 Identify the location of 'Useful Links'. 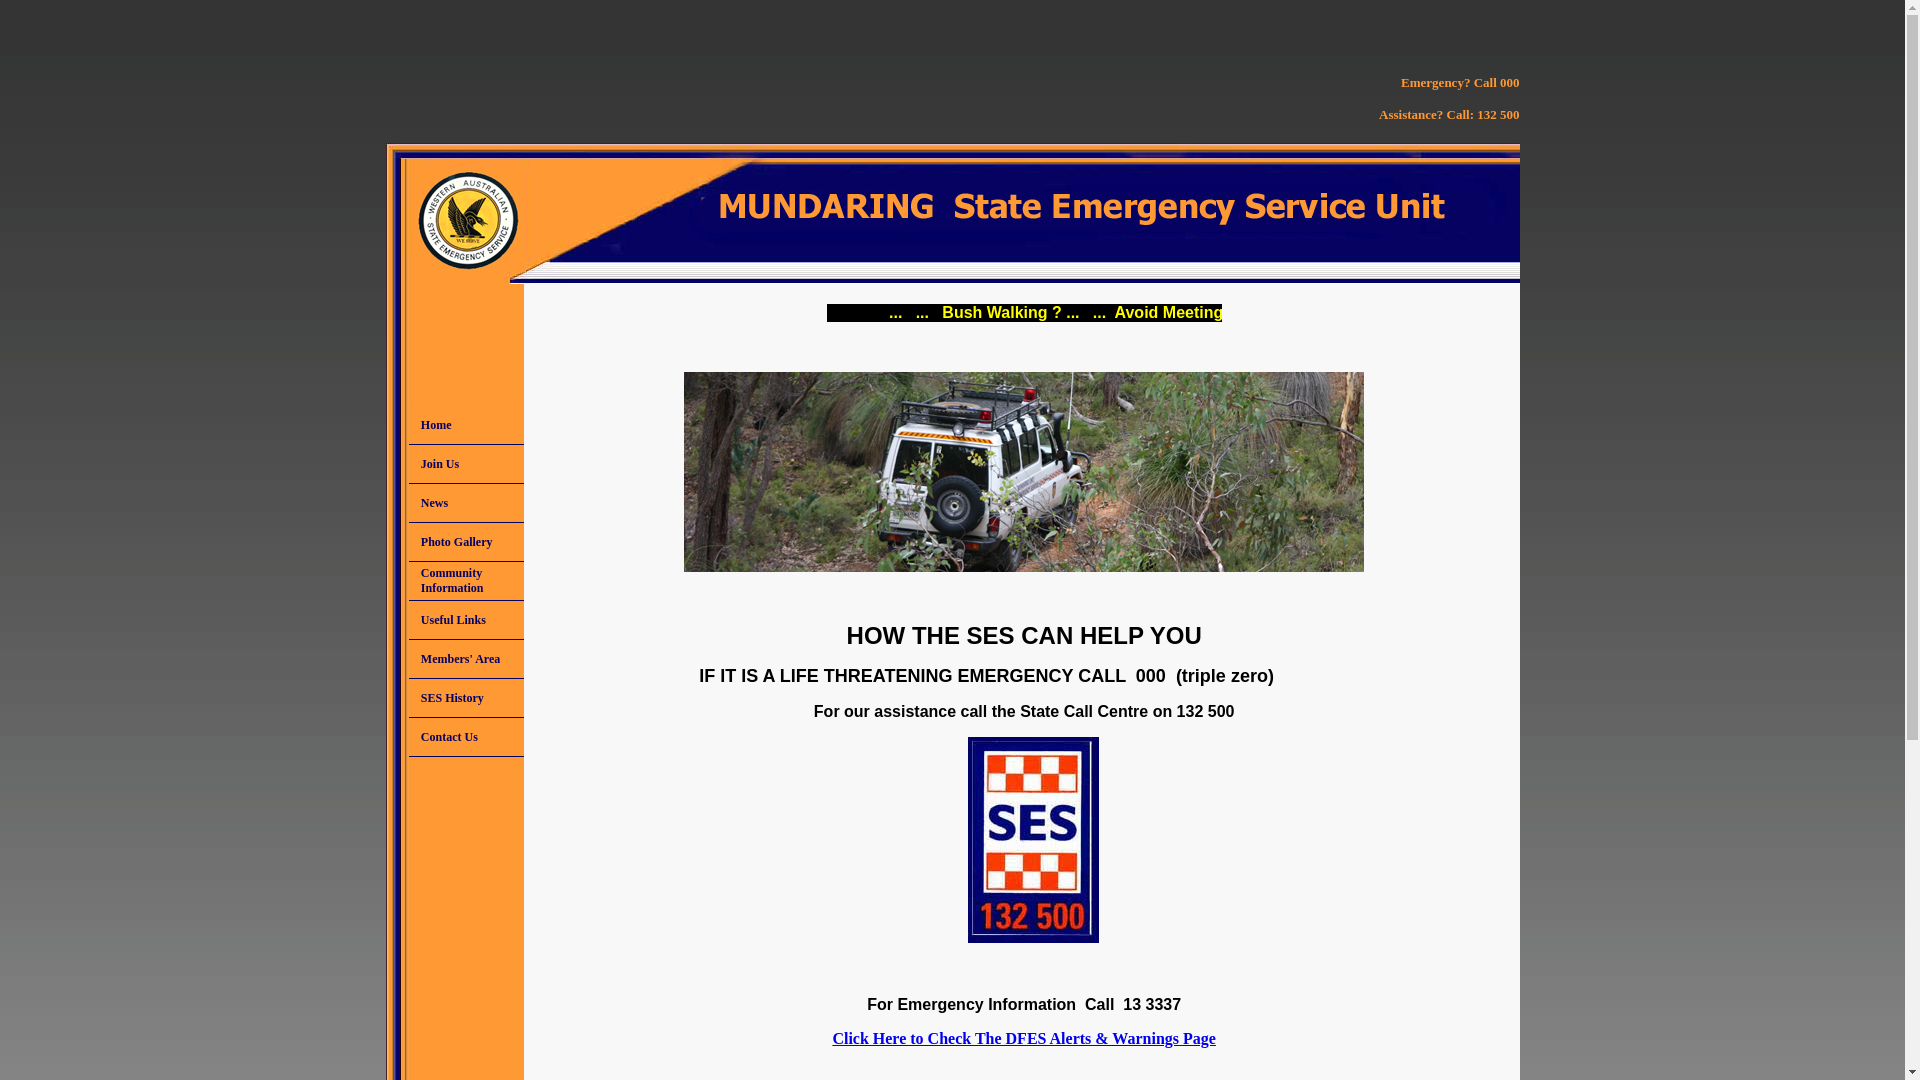
(465, 619).